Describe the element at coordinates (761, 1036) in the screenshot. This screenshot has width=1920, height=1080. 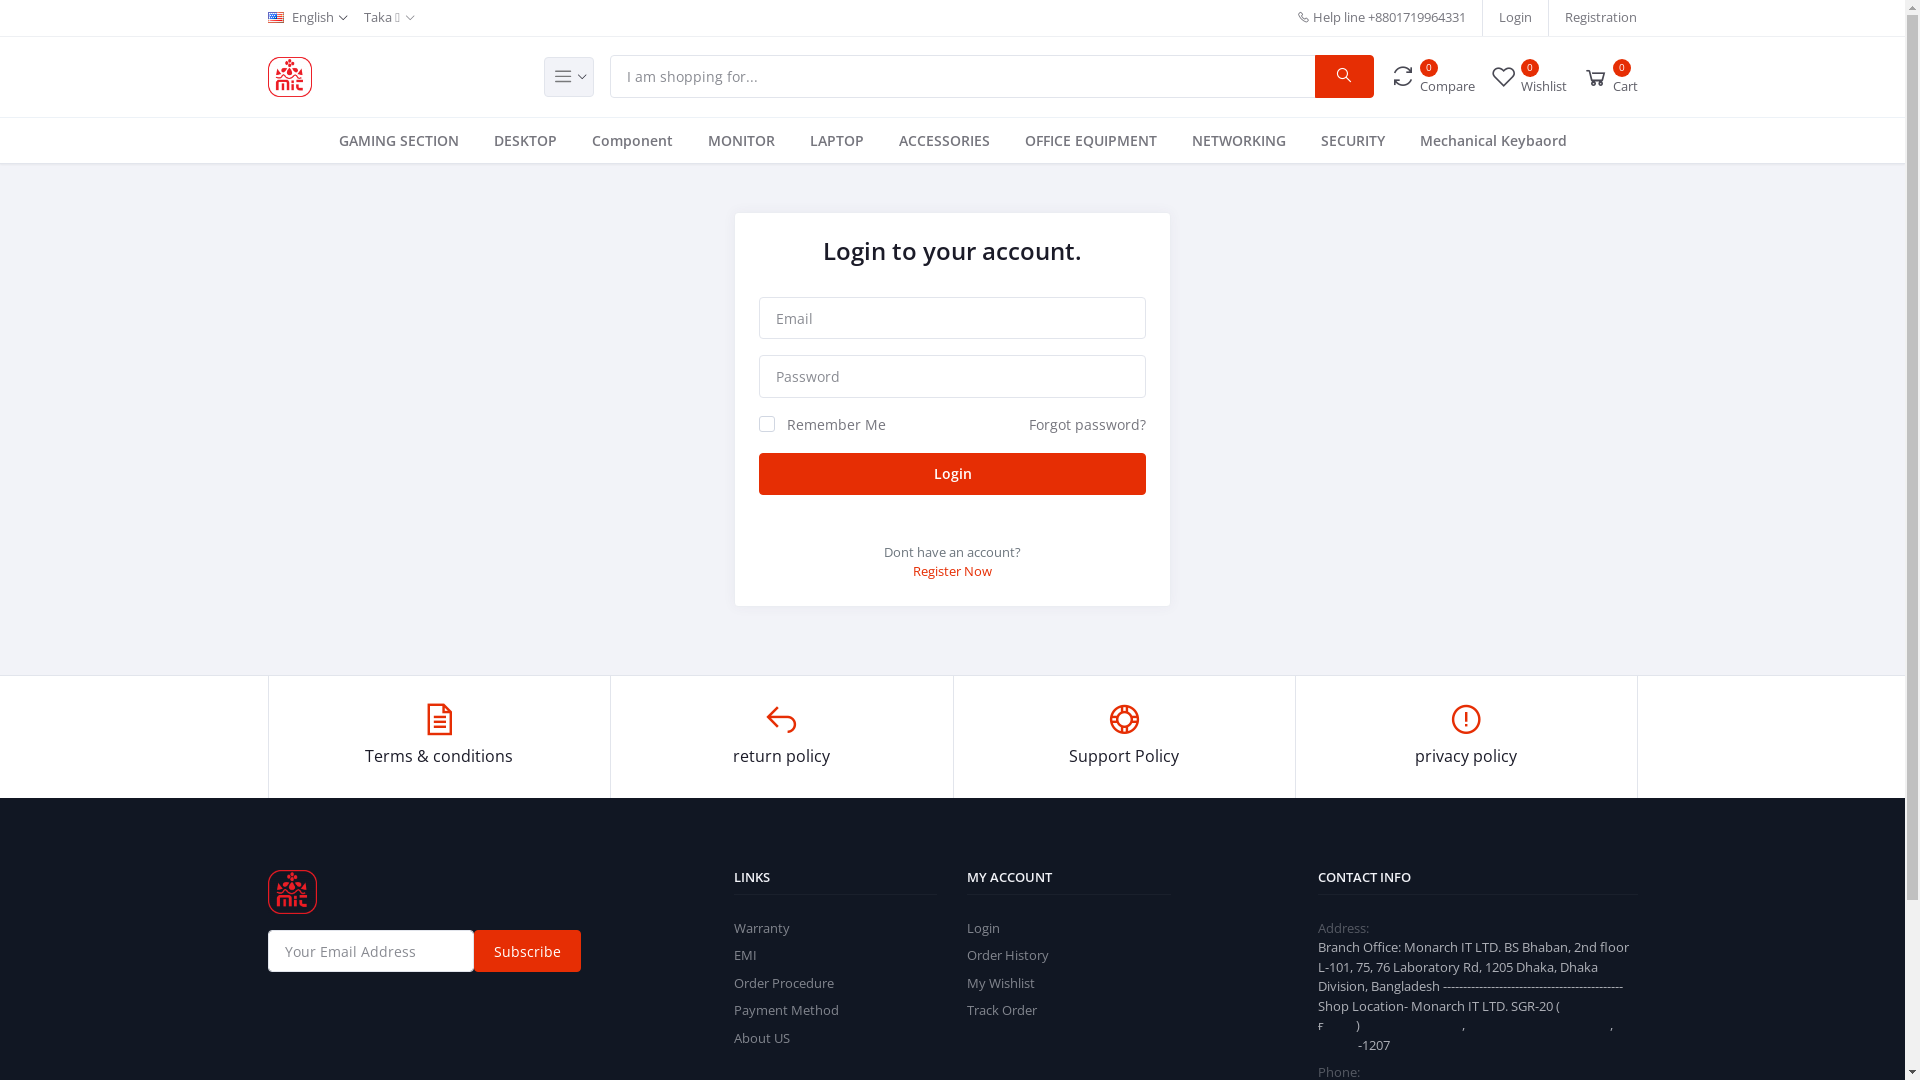
I see `'About US'` at that location.